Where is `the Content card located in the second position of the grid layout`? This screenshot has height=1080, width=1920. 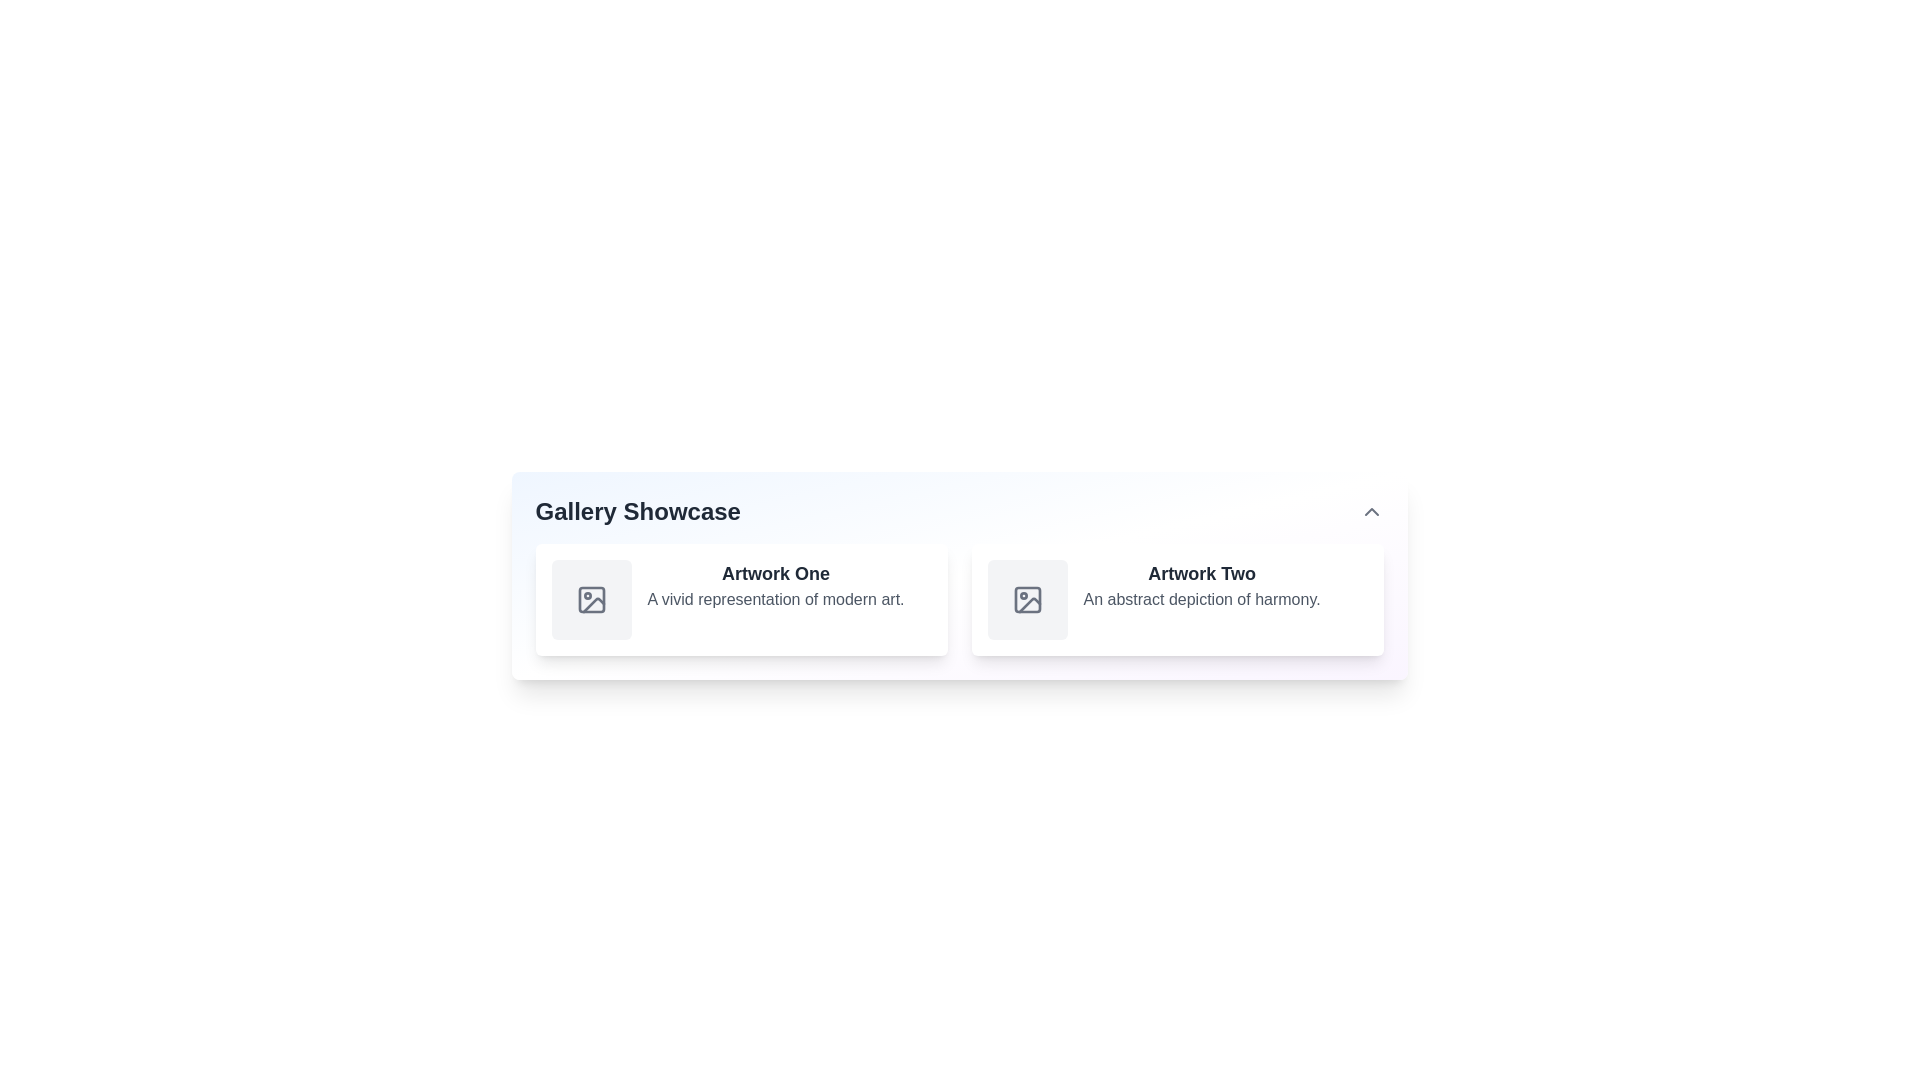 the Content card located in the second position of the grid layout is located at coordinates (1177, 599).